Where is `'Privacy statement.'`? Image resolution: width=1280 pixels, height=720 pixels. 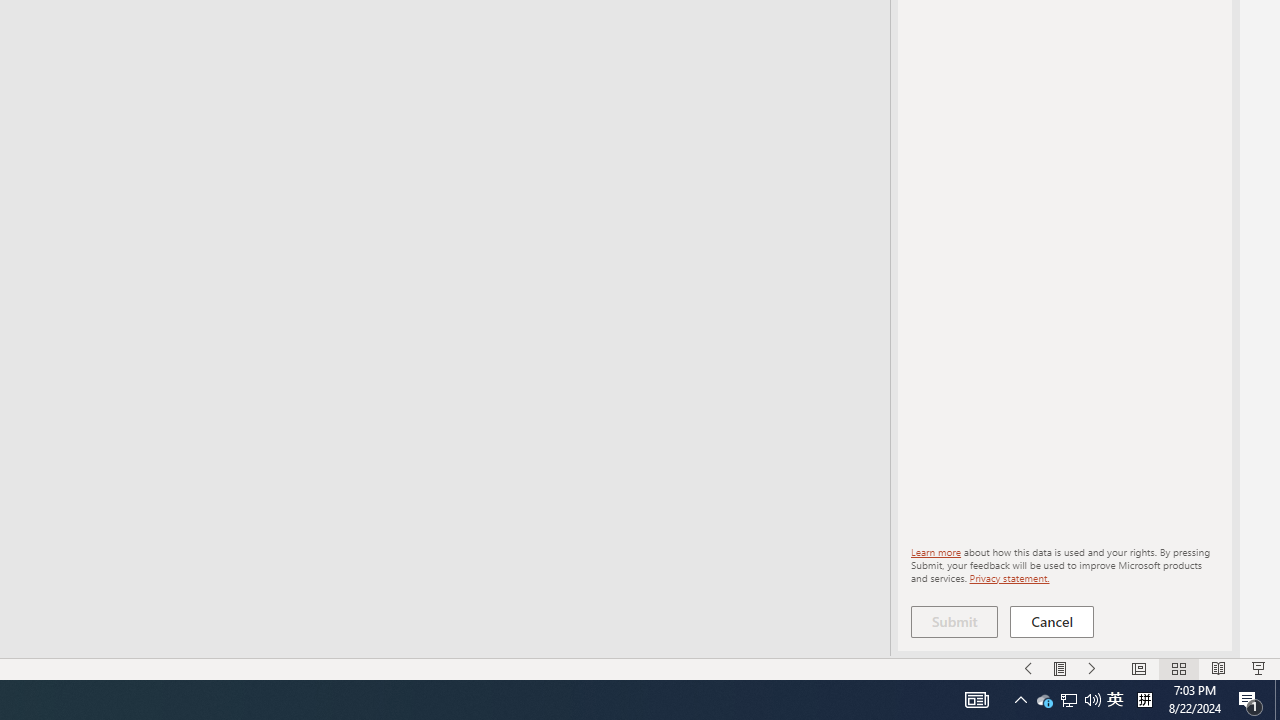 'Privacy statement.' is located at coordinates (1009, 577).